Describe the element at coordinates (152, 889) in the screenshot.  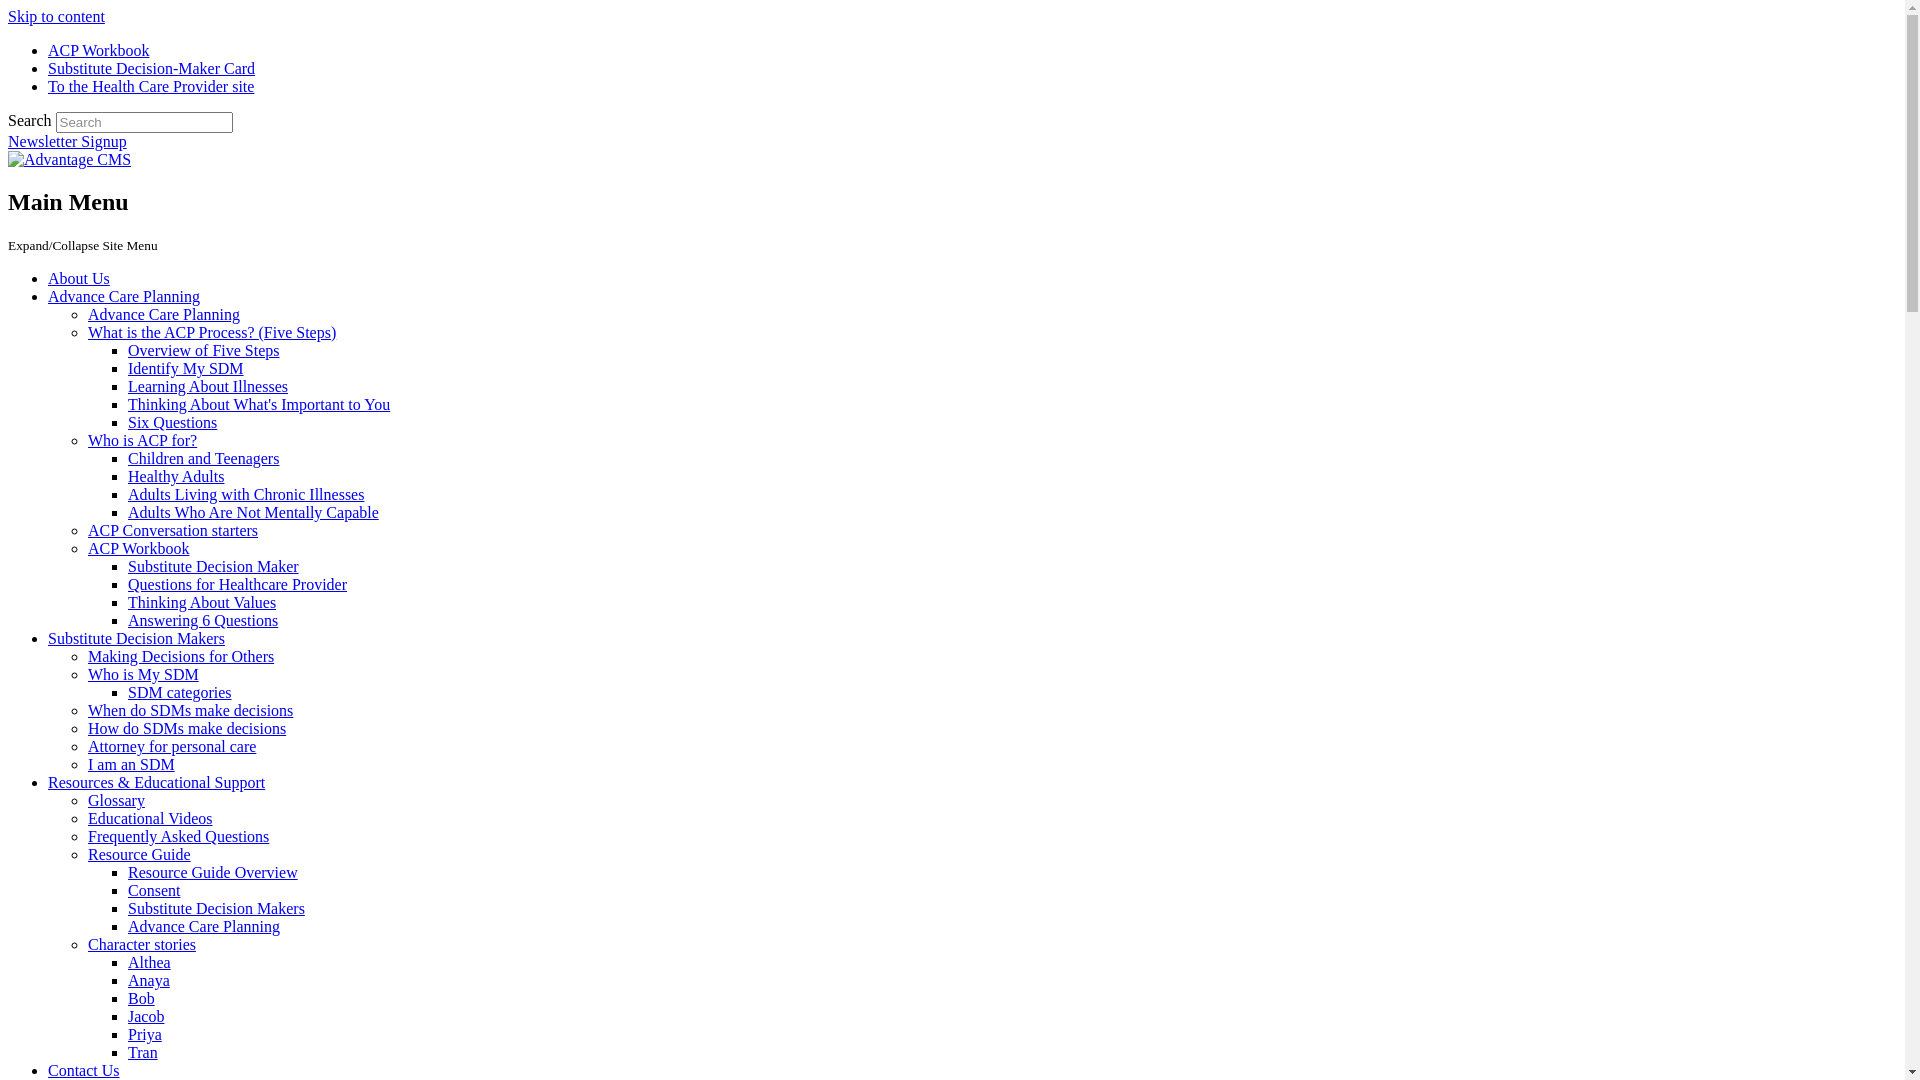
I see `'Consent'` at that location.